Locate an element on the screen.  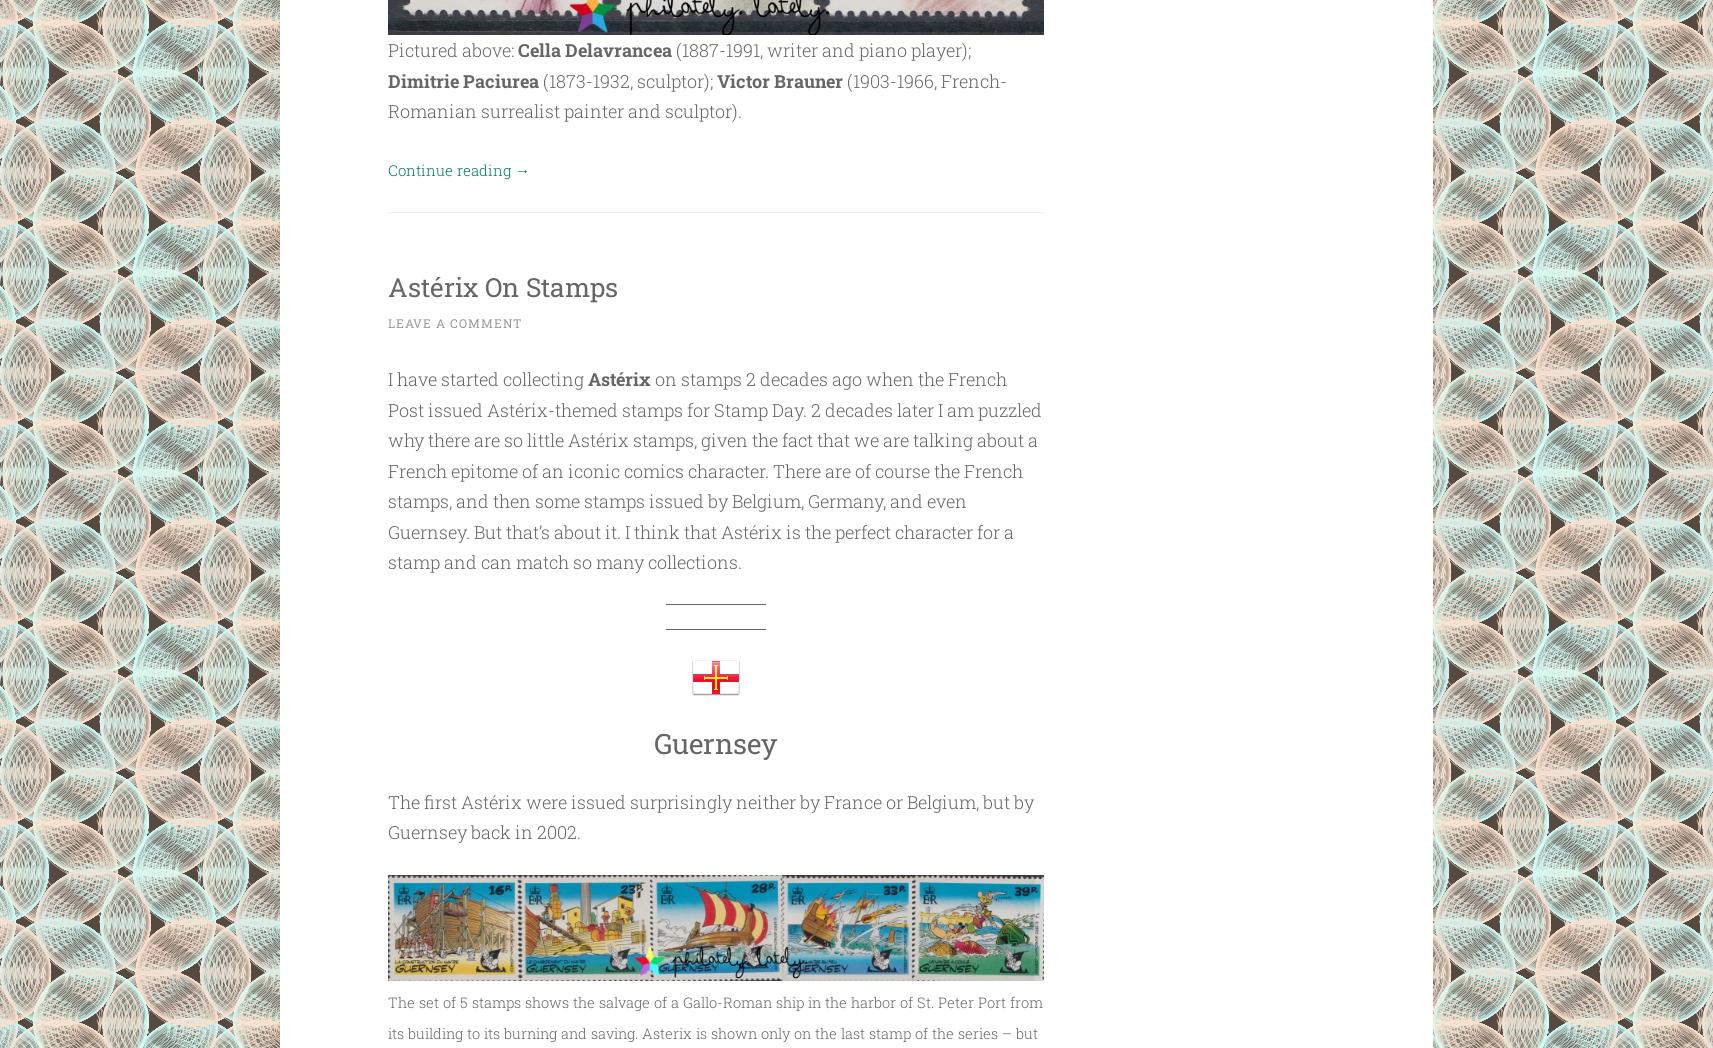
'Astérix On Stamps' is located at coordinates (528, 282).